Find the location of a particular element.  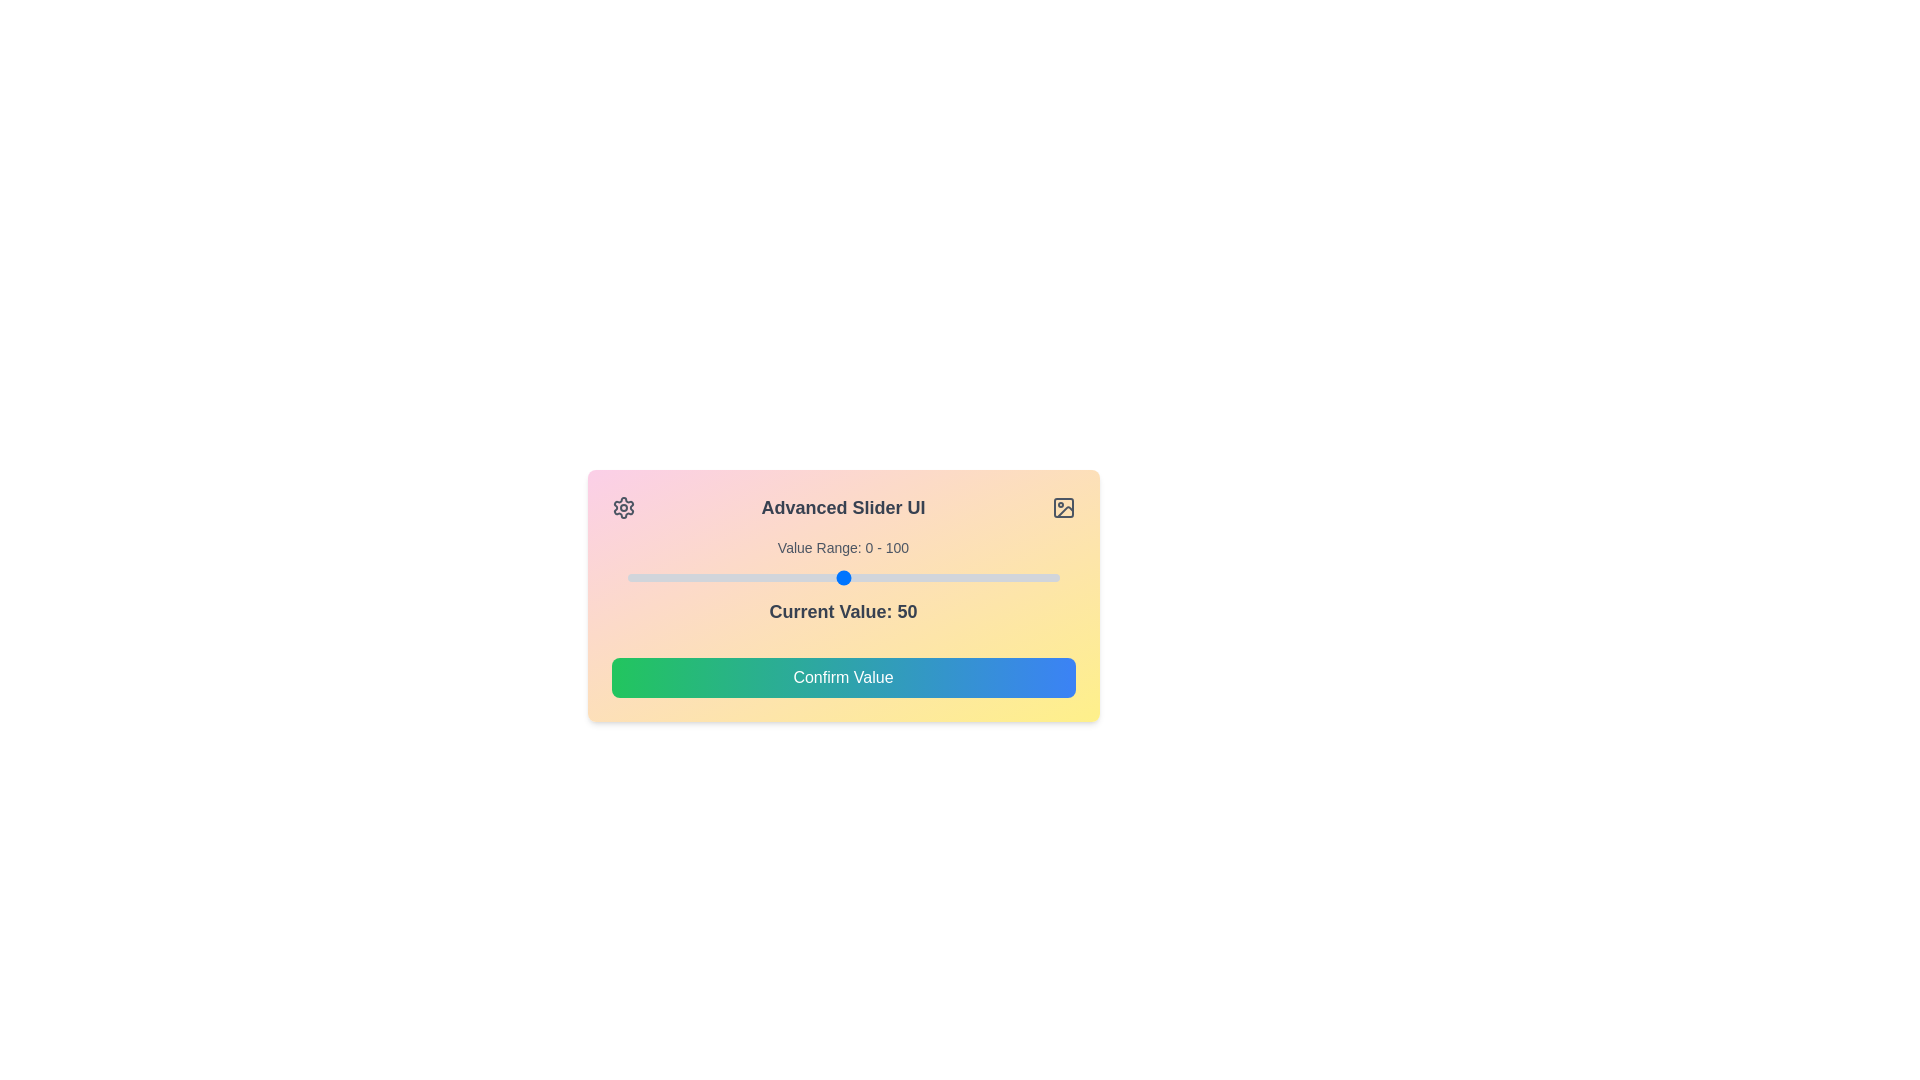

the slider to set its value to 32 is located at coordinates (764, 578).